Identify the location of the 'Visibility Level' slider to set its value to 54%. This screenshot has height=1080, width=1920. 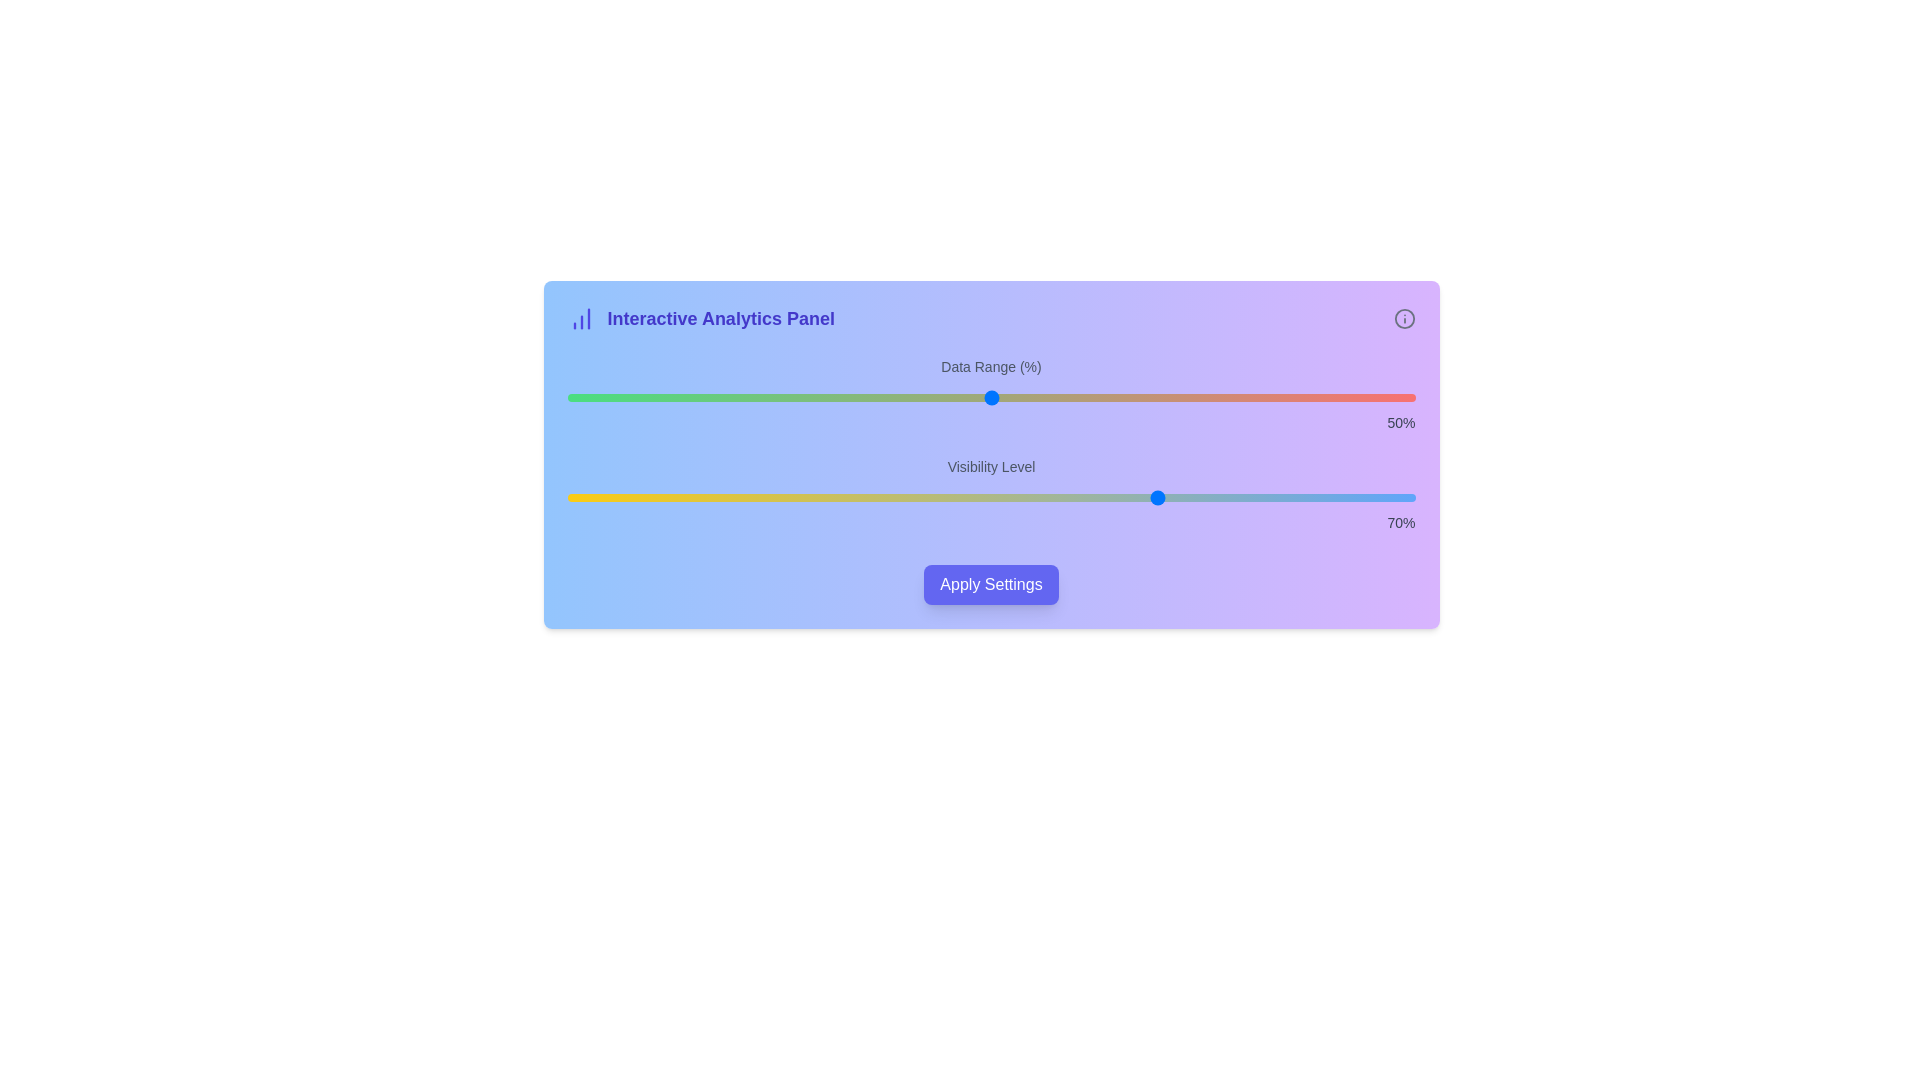
(1025, 496).